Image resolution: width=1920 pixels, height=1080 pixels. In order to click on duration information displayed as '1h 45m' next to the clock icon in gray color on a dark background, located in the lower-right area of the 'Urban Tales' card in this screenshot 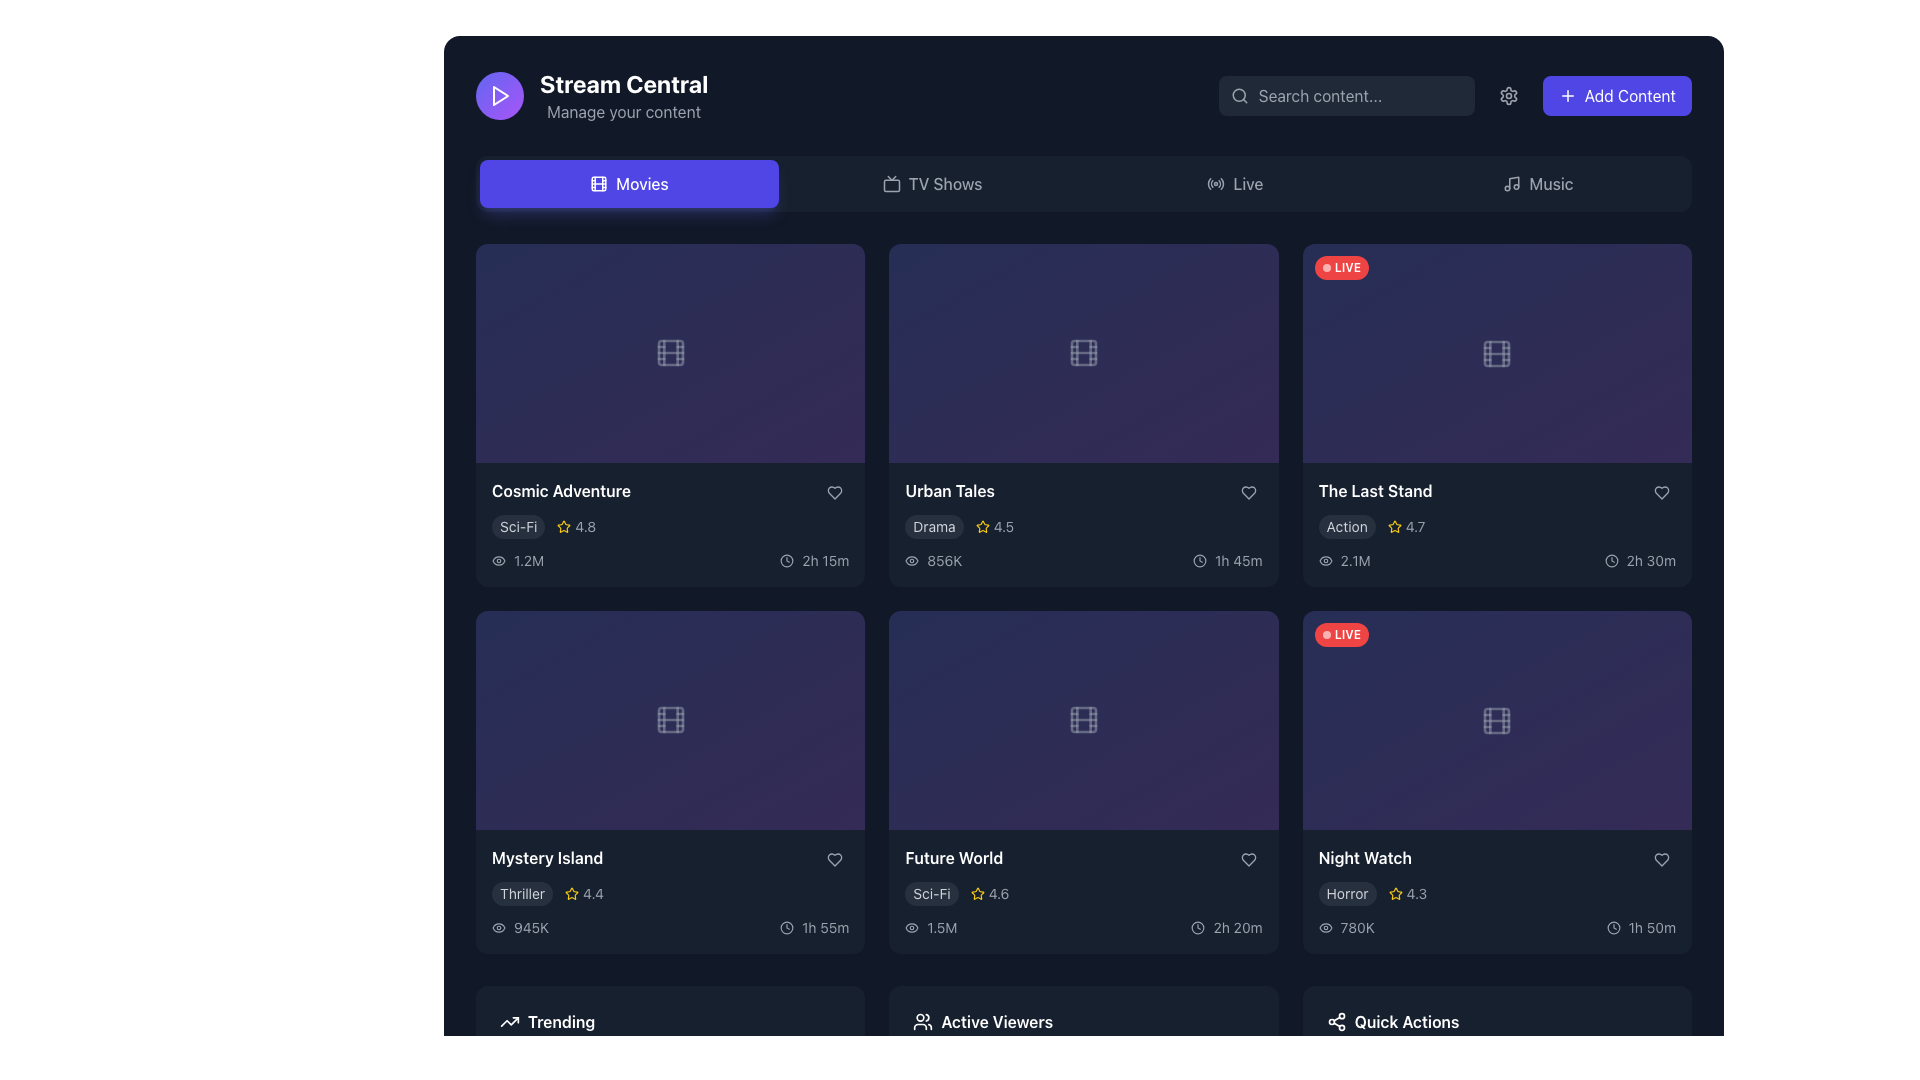, I will do `click(1226, 560)`.